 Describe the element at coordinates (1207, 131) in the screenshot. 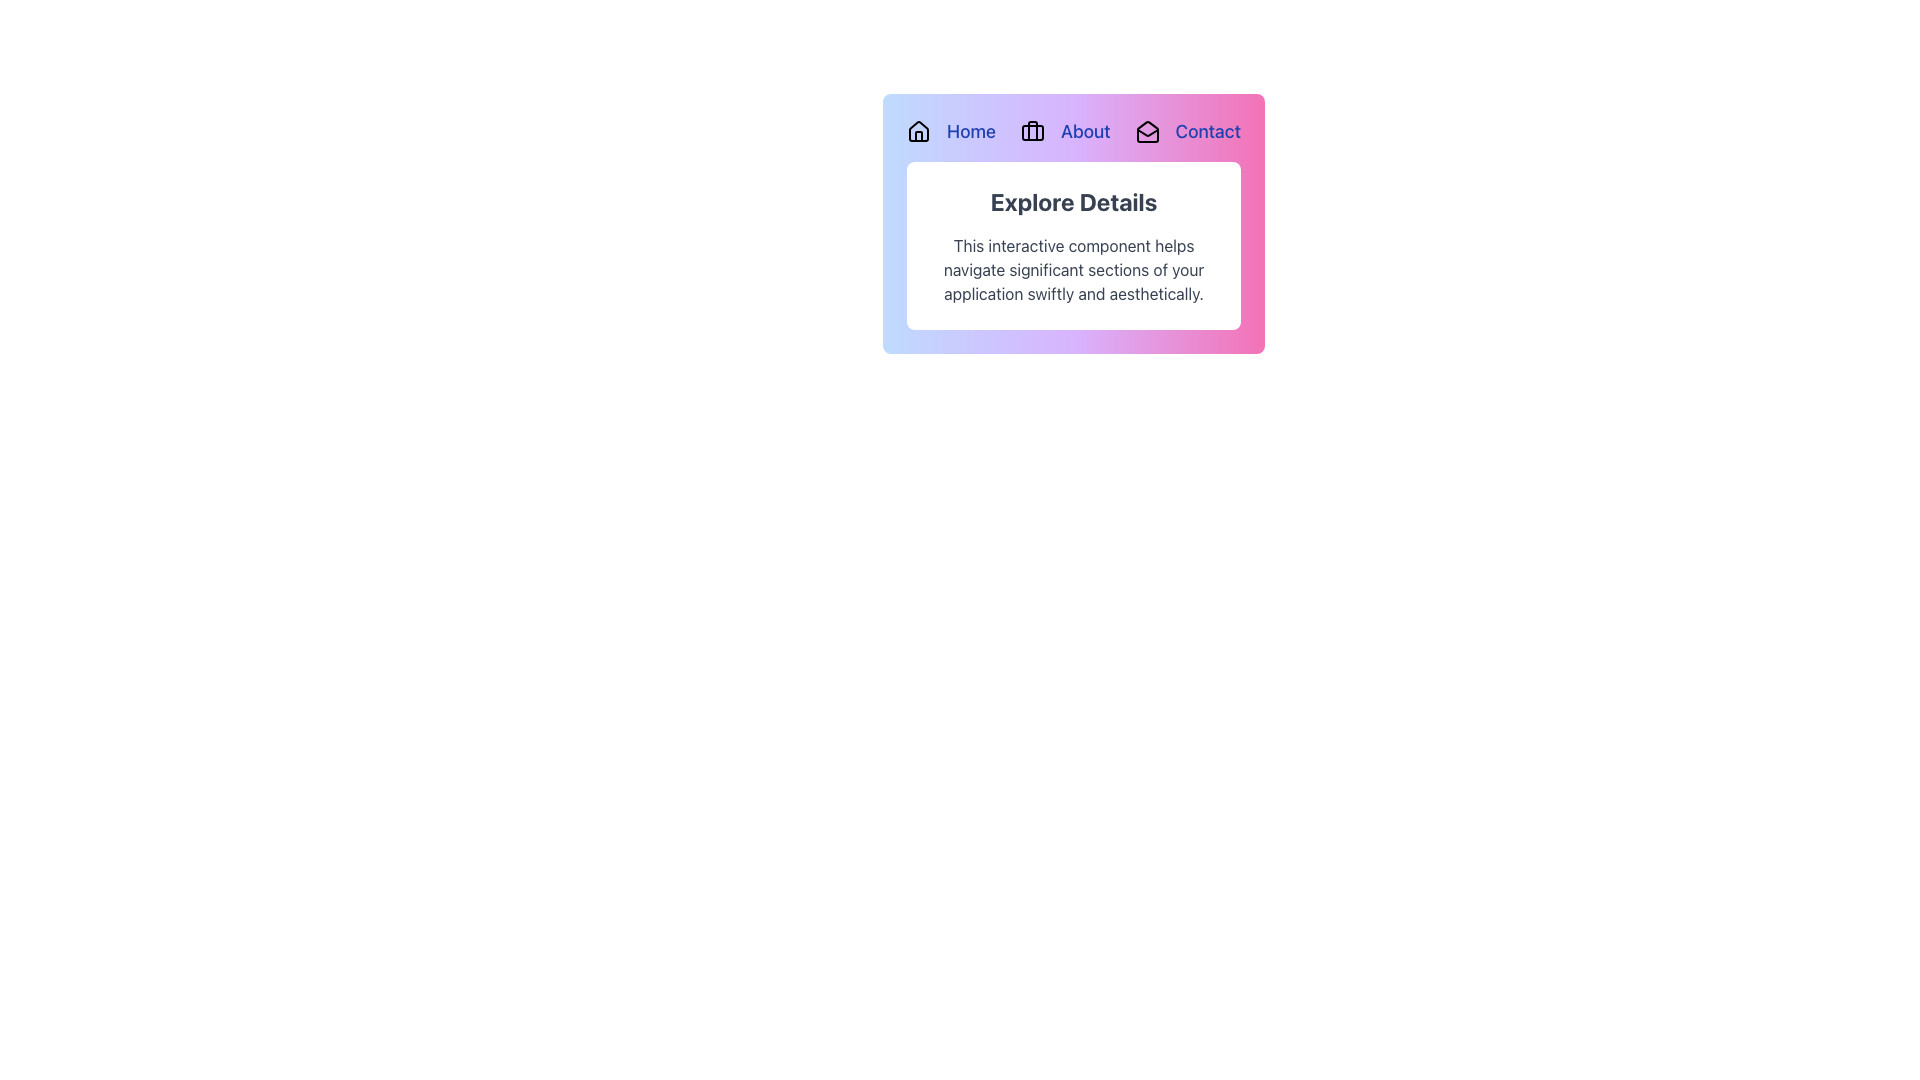

I see `the 'Contact' hyperlink button, which is the last item in the navigation menu on the top-right corner` at that location.